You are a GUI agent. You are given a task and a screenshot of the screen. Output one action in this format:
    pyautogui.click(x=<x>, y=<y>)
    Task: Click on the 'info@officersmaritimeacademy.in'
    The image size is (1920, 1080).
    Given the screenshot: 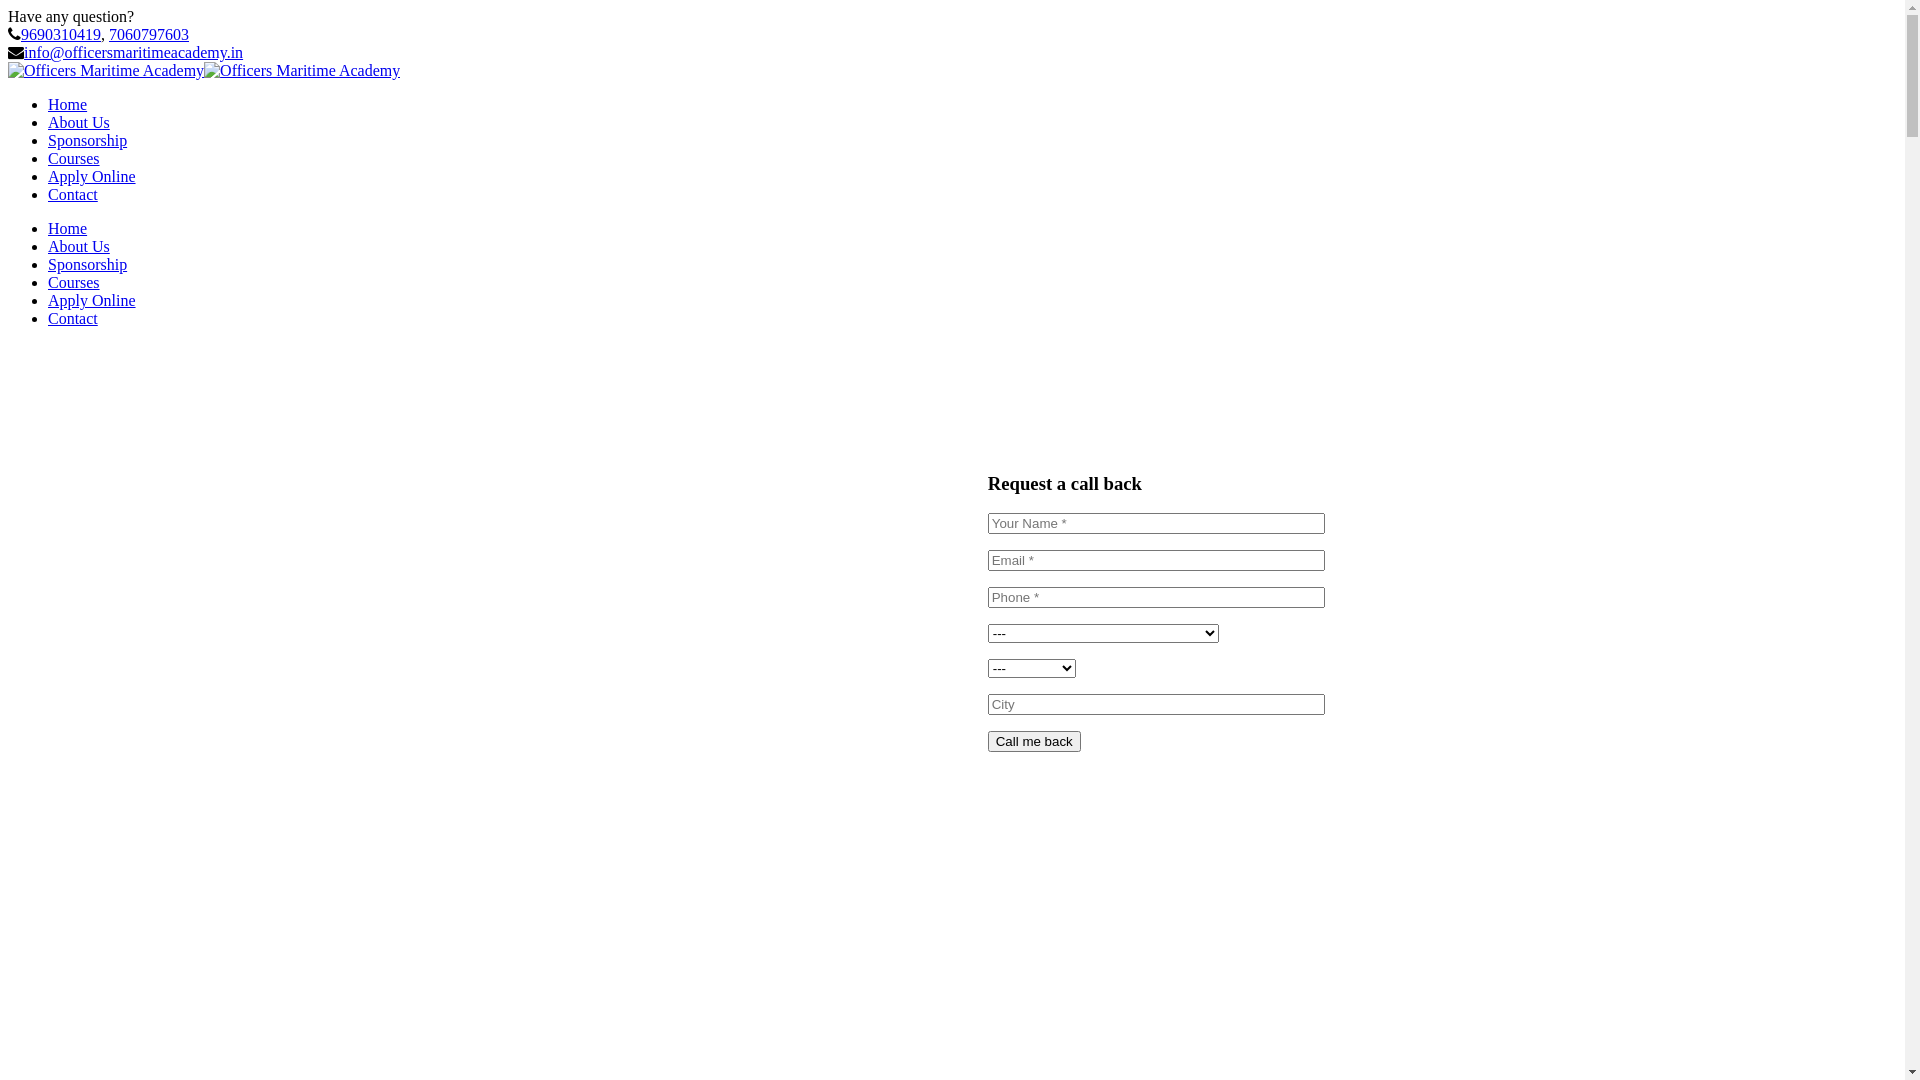 What is the action you would take?
    pyautogui.click(x=132, y=51)
    